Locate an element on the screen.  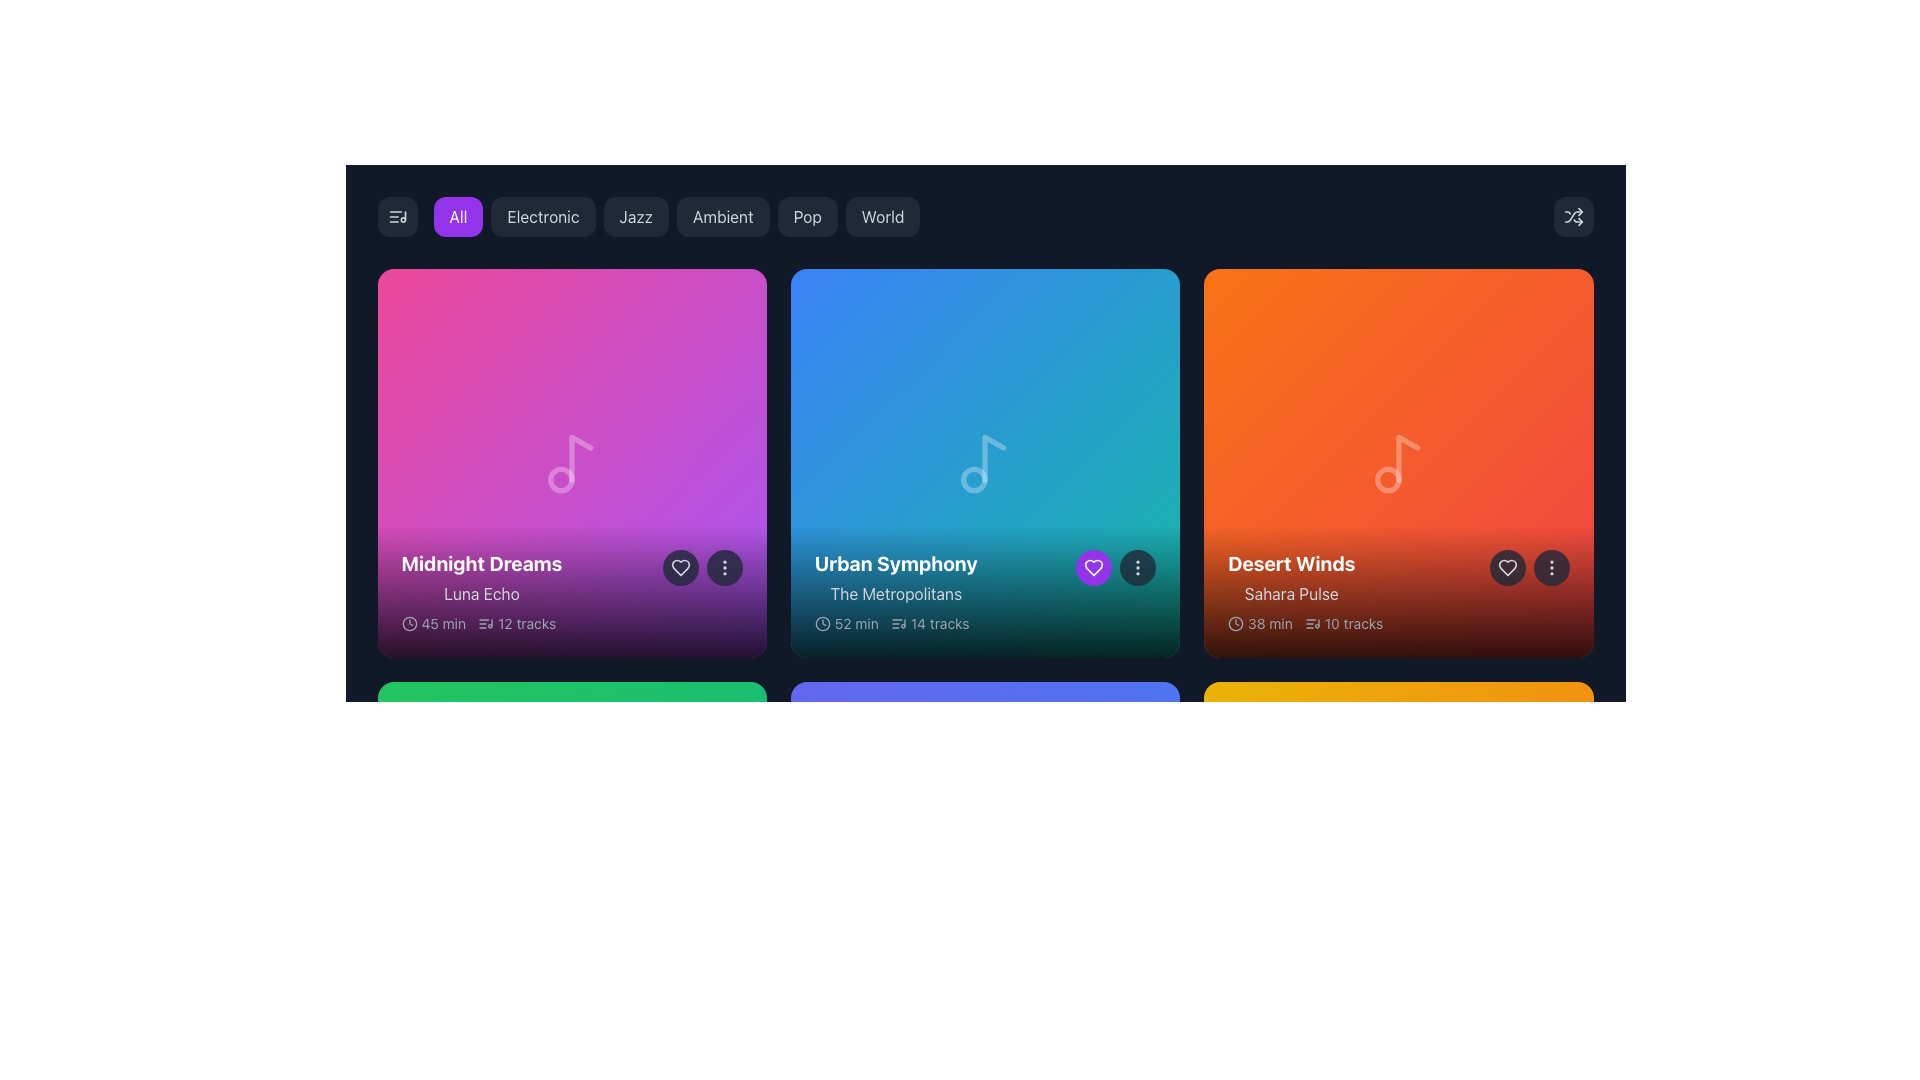
the 'Ambient' button, which is the fourth button in a horizontal list of six, located at the top part of the interface is located at coordinates (722, 216).